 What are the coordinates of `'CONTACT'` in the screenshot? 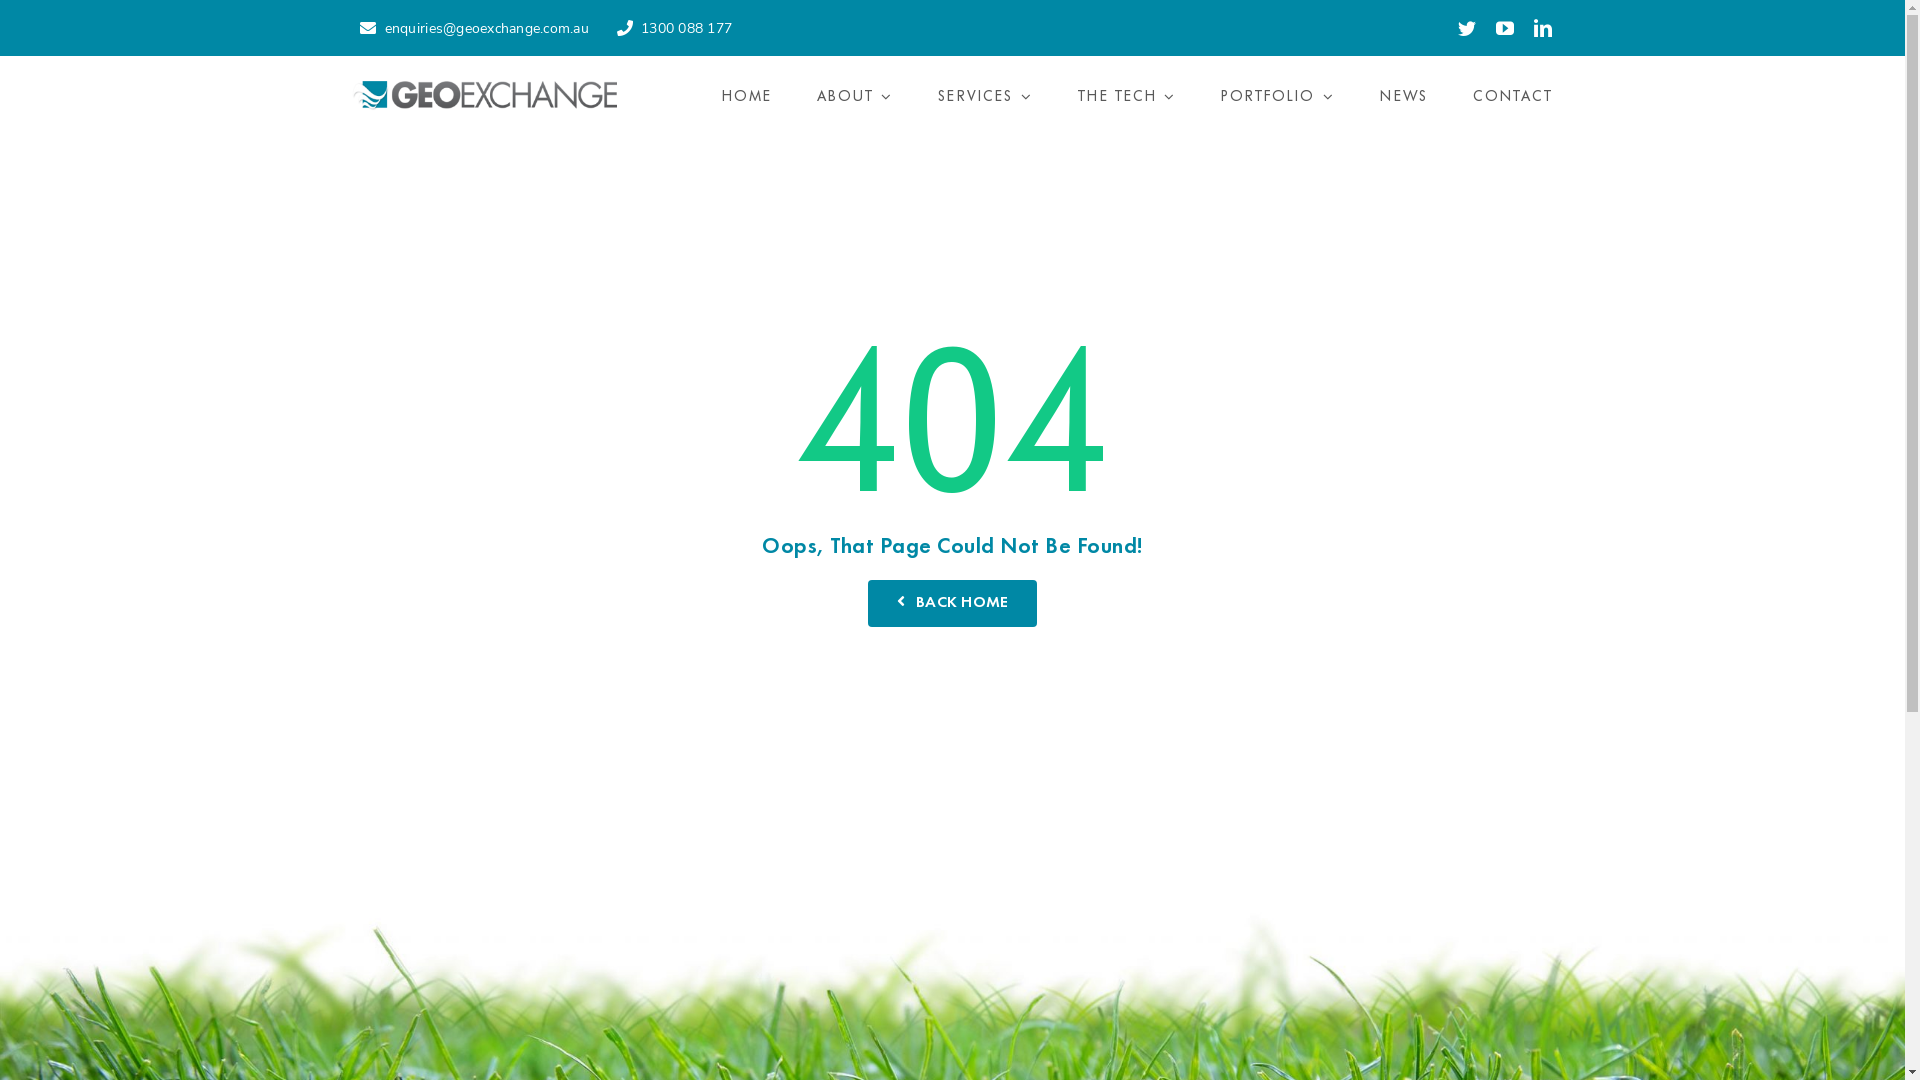 It's located at (1473, 96).